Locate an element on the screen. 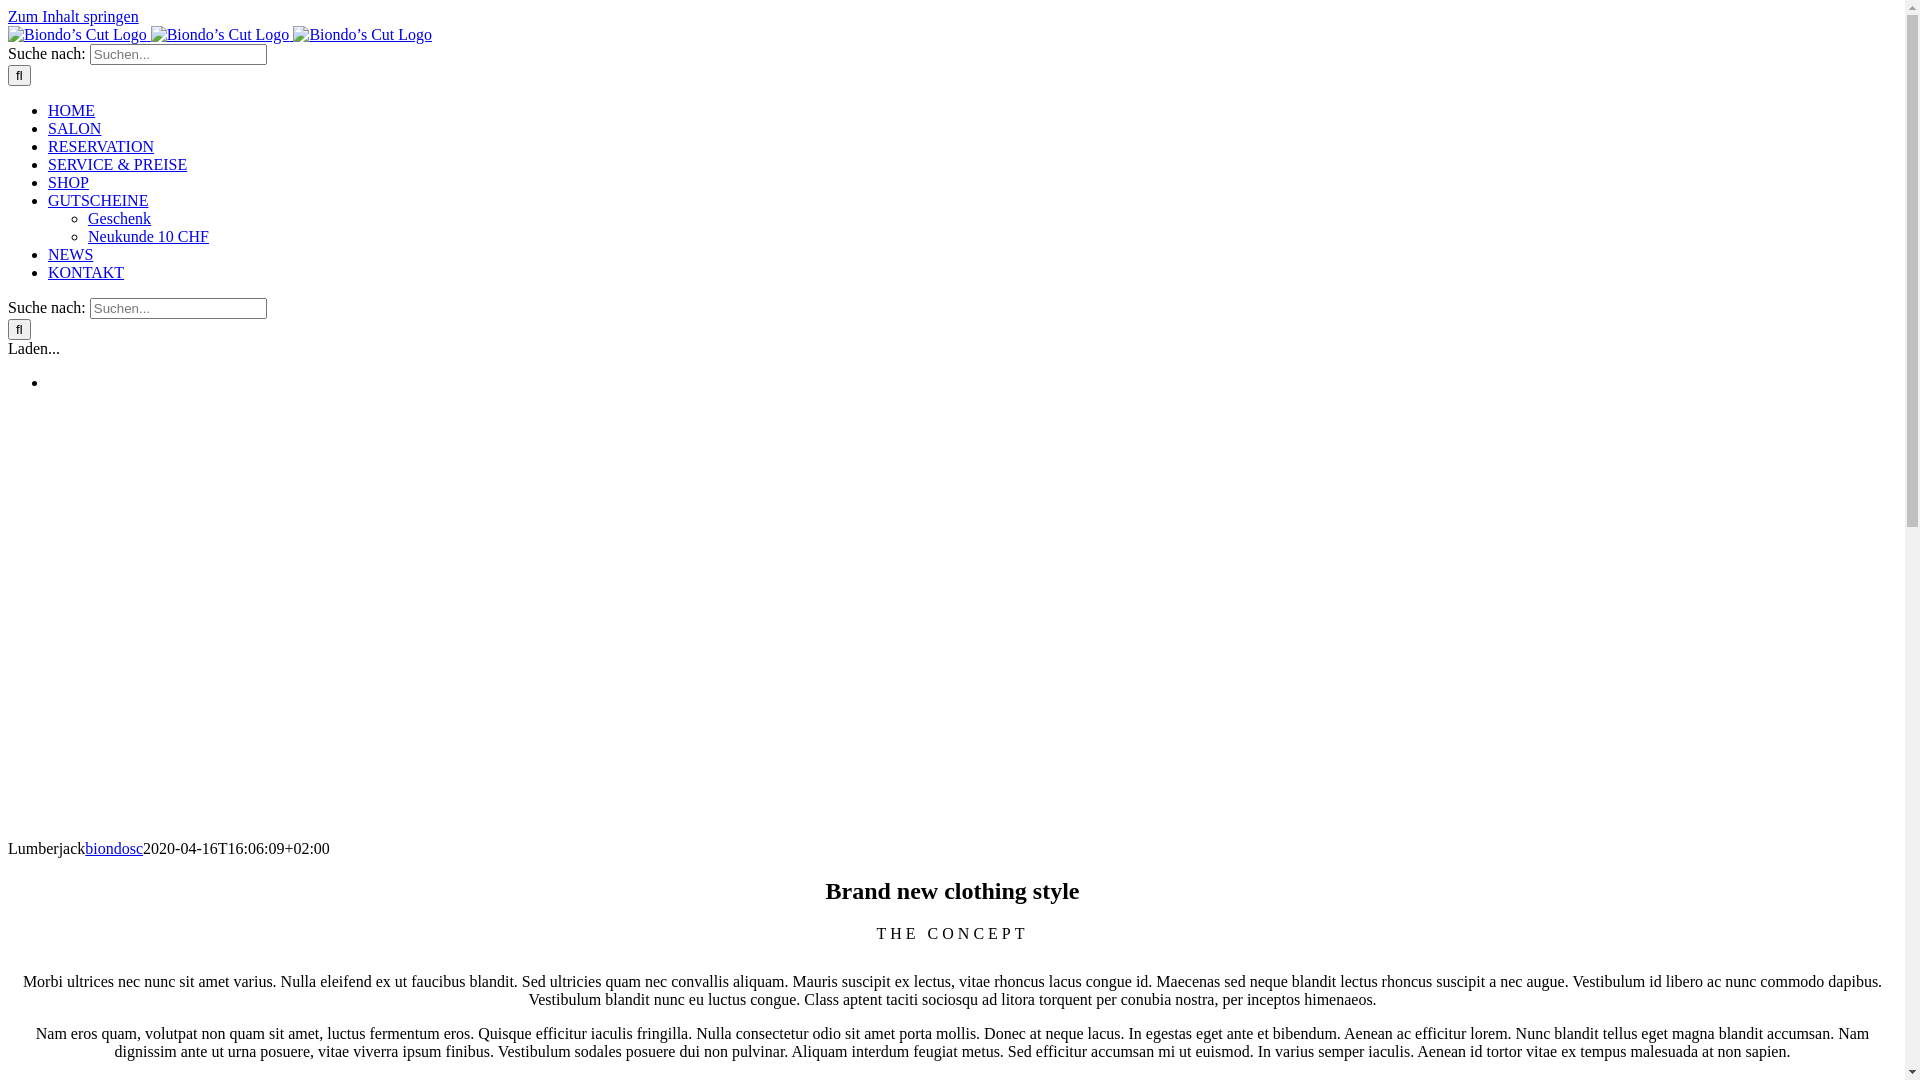 The height and width of the screenshot is (1080, 1920). 'SERVICE & PREISE' is located at coordinates (116, 163).